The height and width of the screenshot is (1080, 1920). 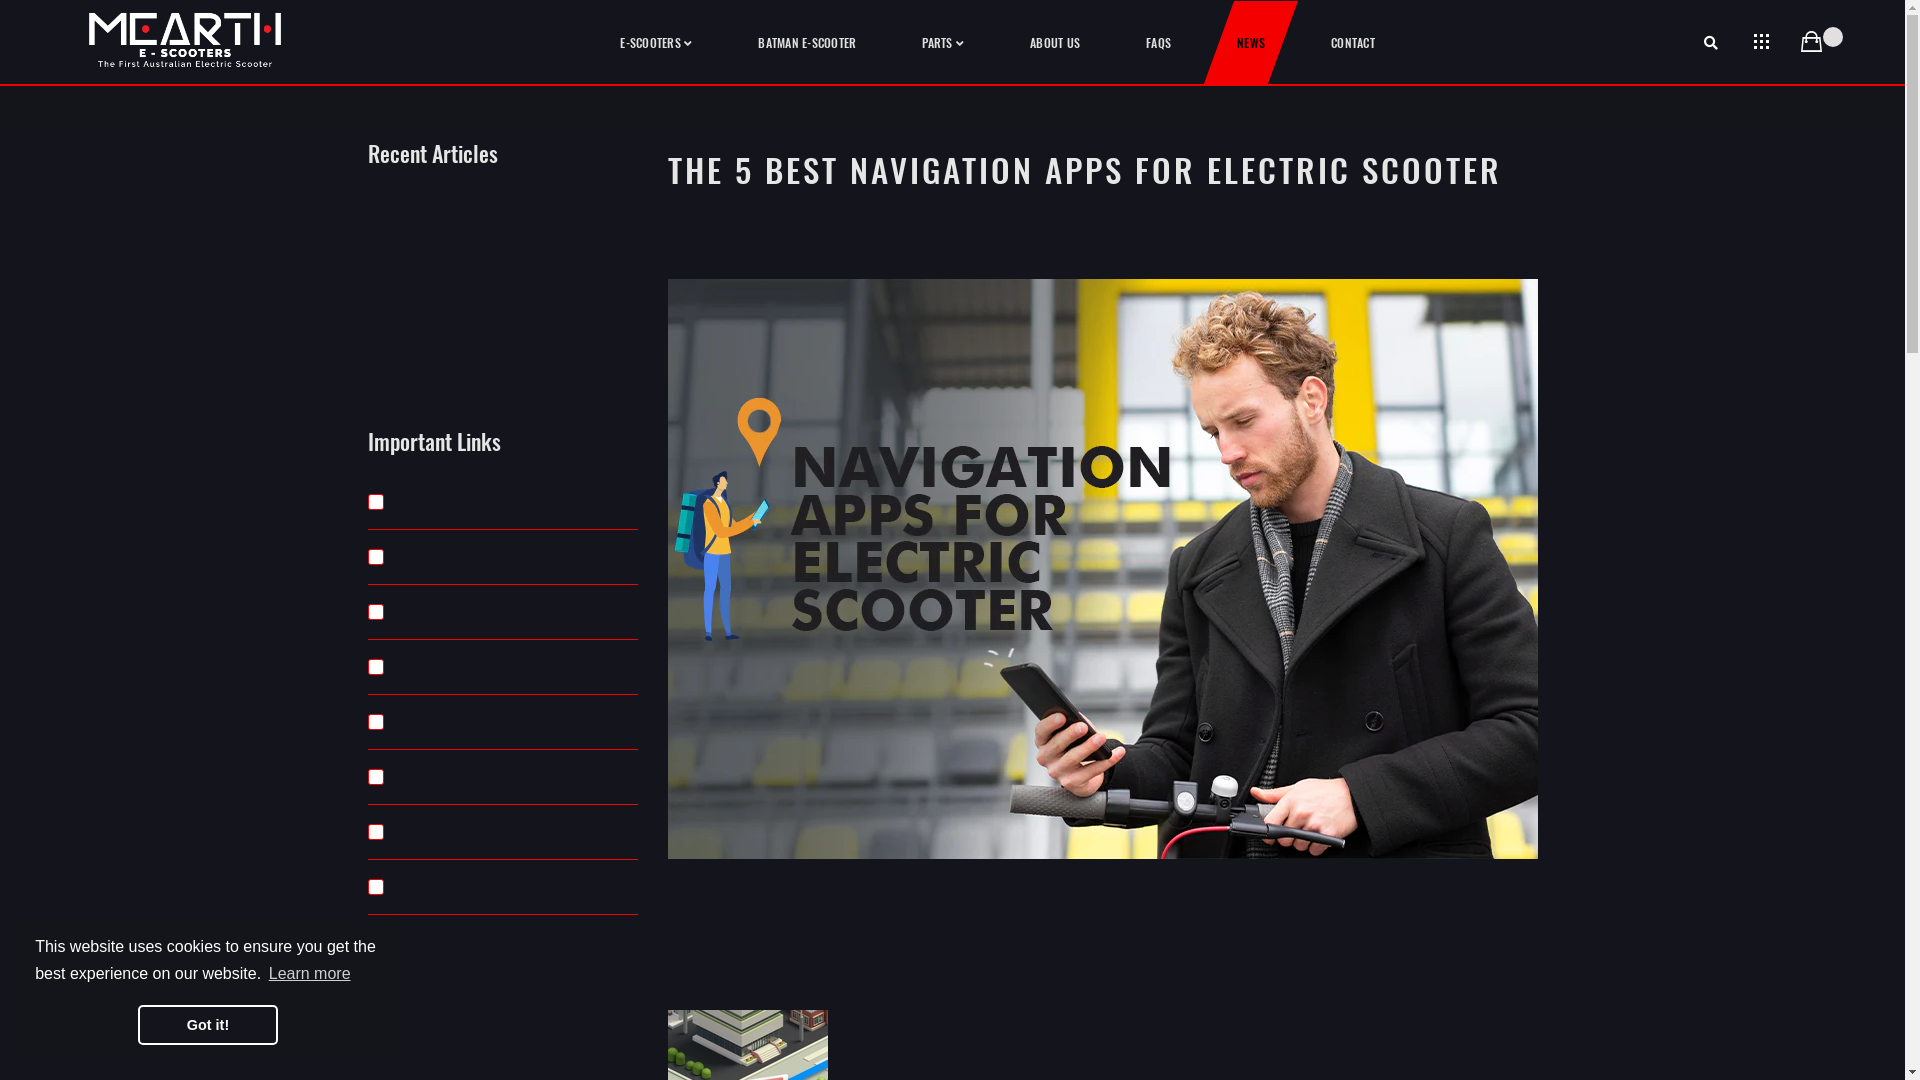 What do you see at coordinates (1158, 42) in the screenshot?
I see `'FAQS'` at bounding box center [1158, 42].